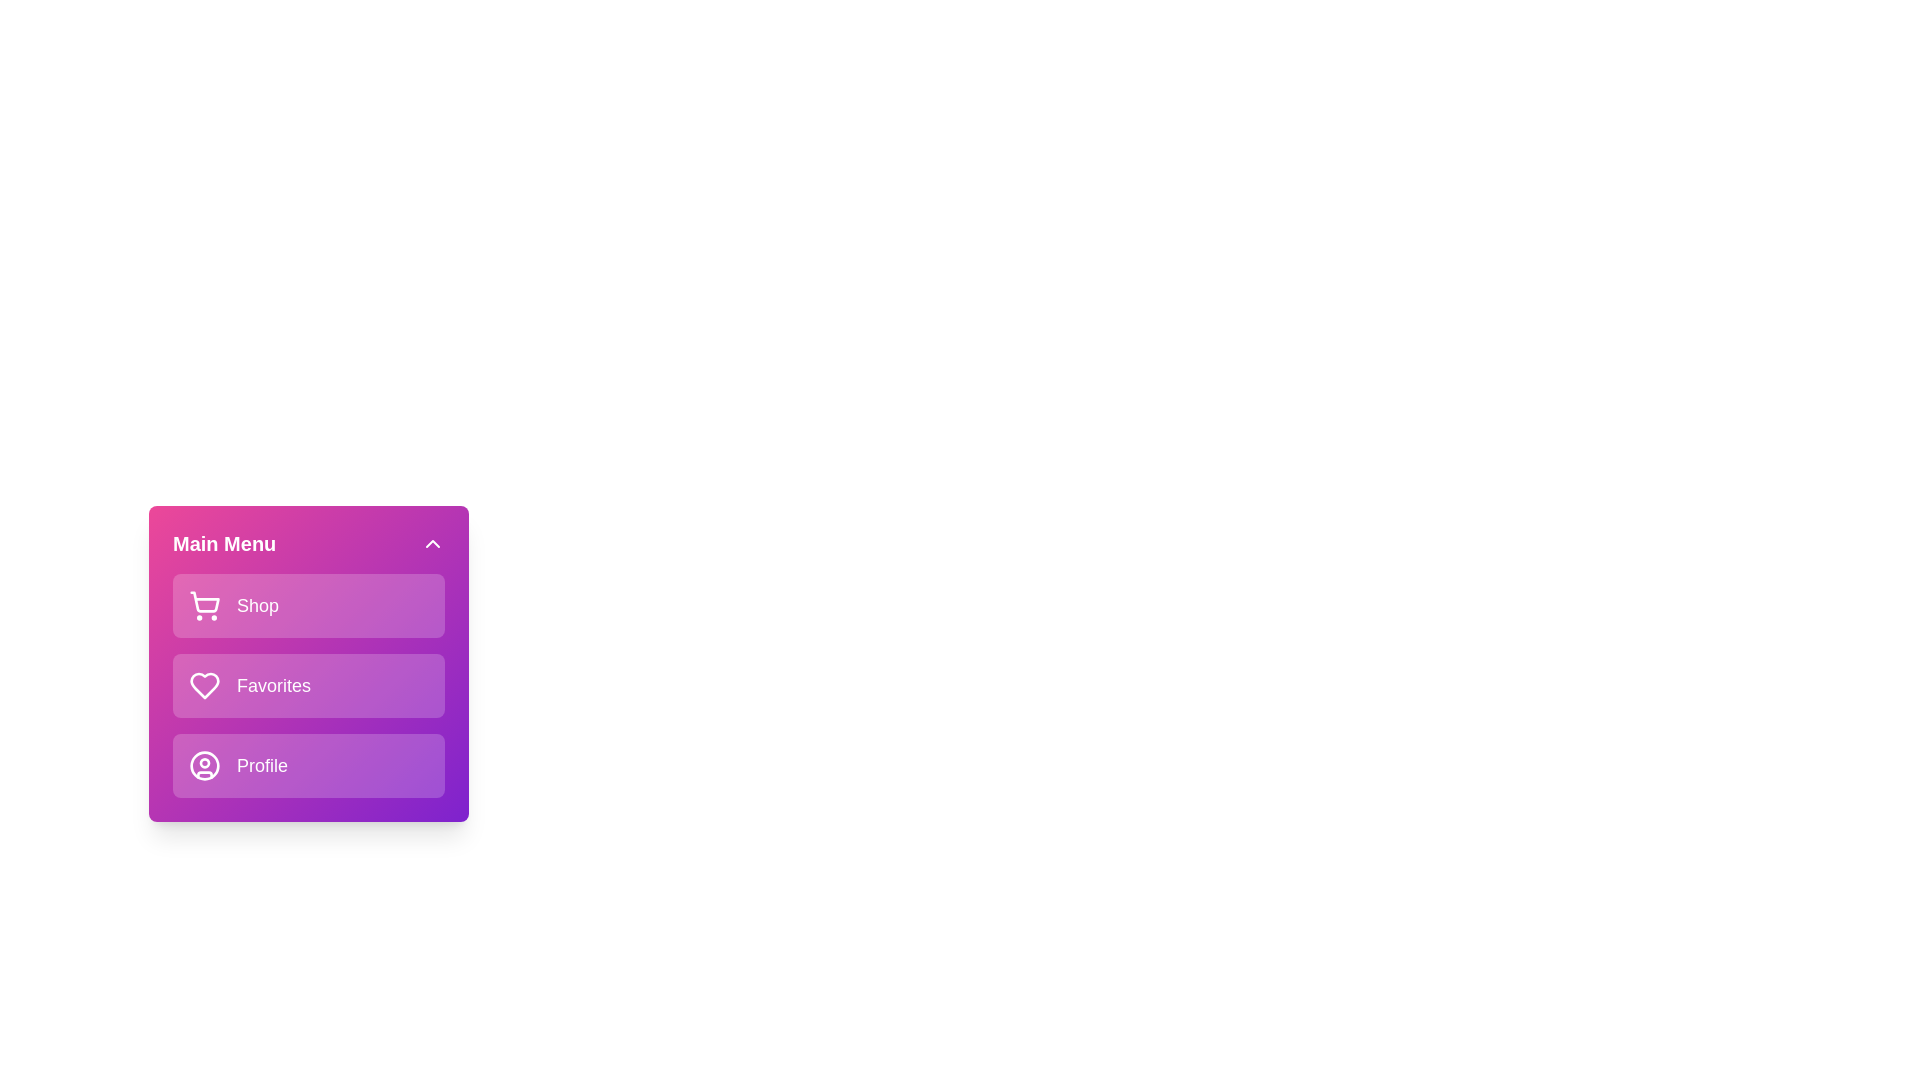 The height and width of the screenshot is (1080, 1920). I want to click on the menu item Favorites, so click(307, 685).